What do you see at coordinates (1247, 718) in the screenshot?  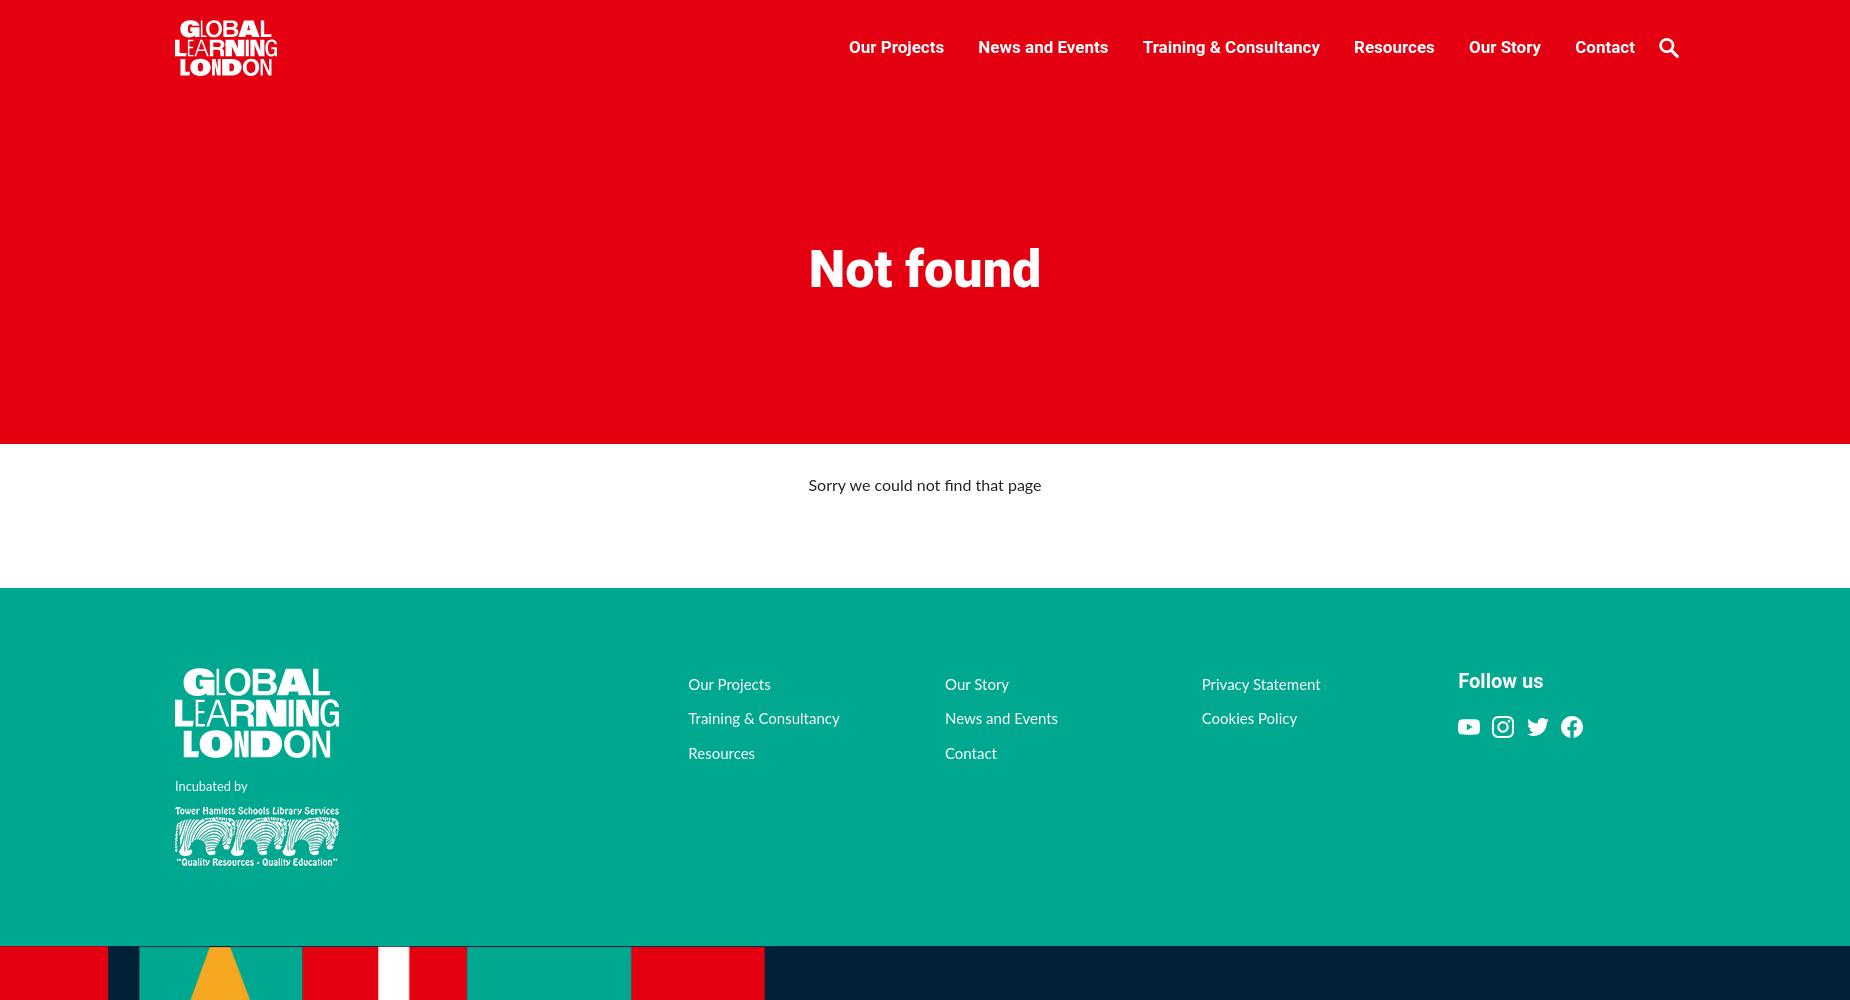 I see `'Cookies Policy'` at bounding box center [1247, 718].